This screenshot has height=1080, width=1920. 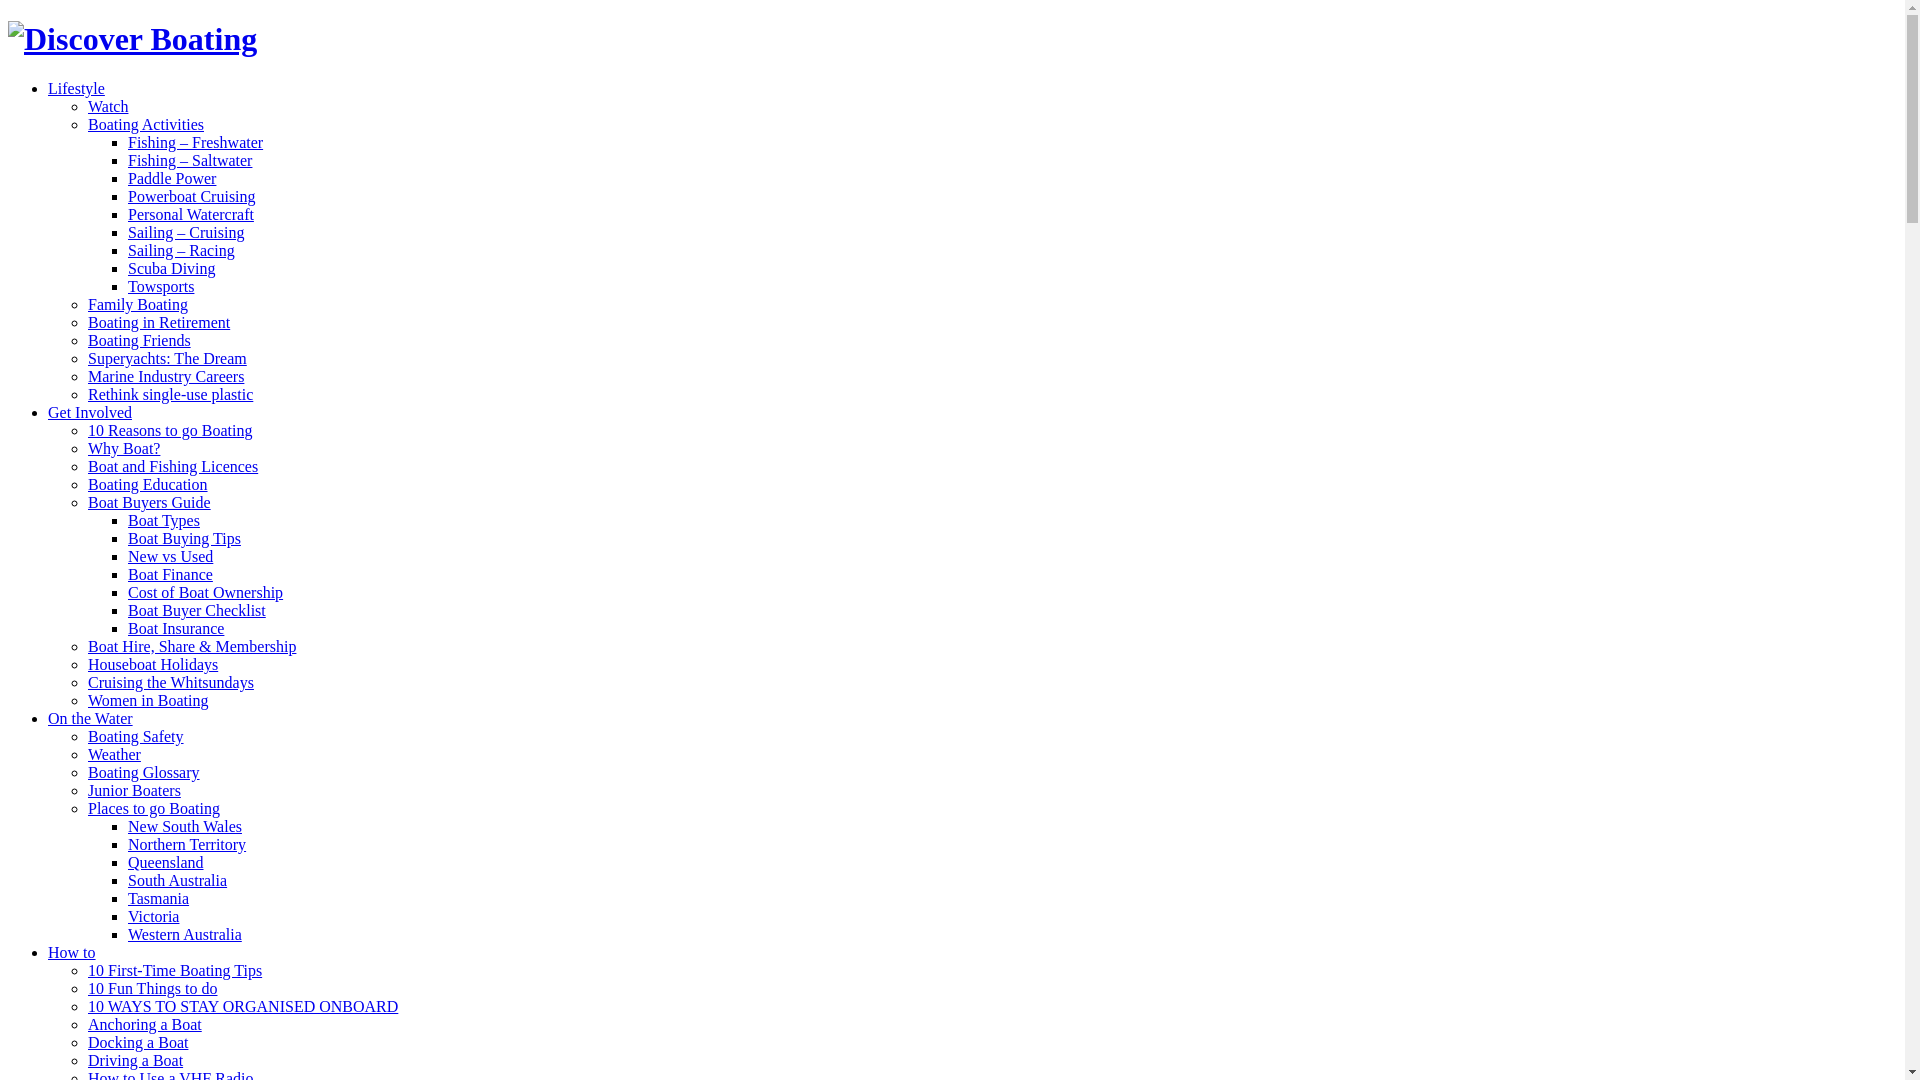 What do you see at coordinates (106, 106) in the screenshot?
I see `'Watch'` at bounding box center [106, 106].